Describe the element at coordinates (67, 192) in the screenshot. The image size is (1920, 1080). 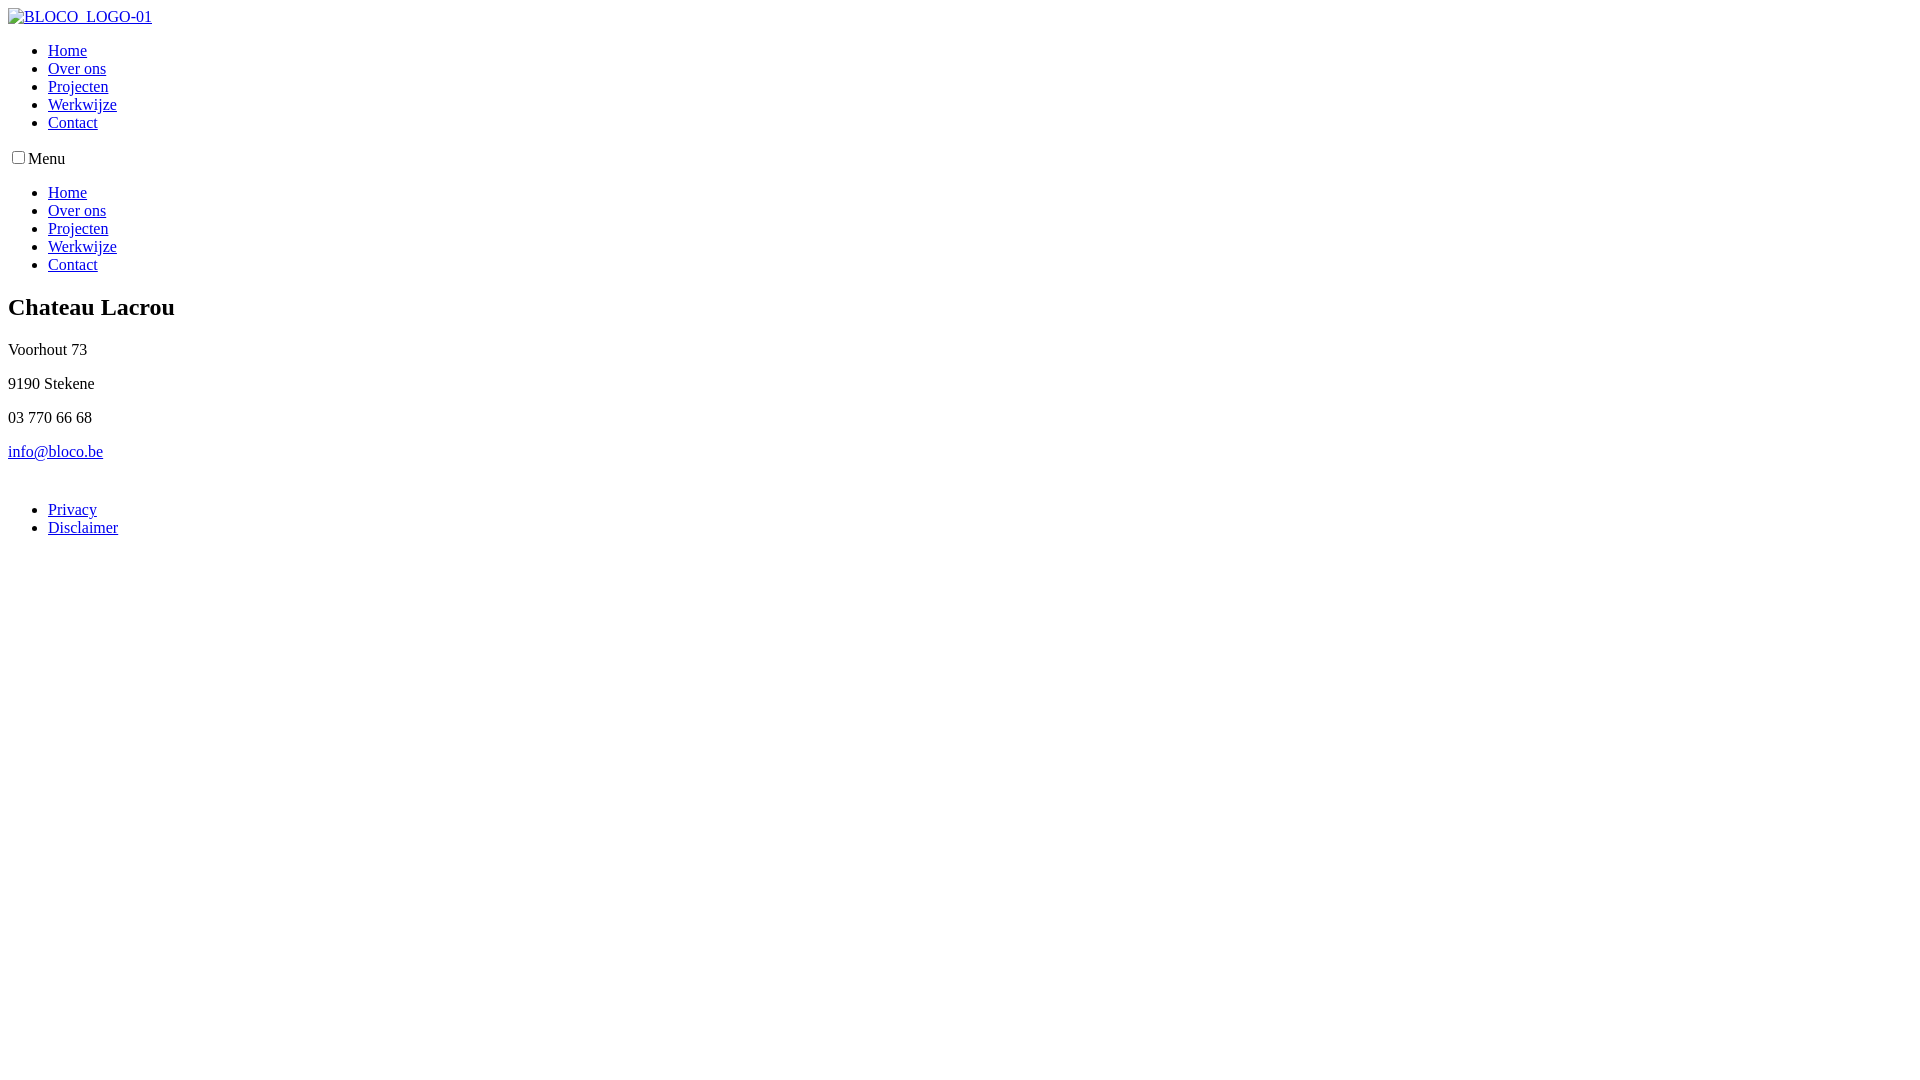
I see `'Home'` at that location.